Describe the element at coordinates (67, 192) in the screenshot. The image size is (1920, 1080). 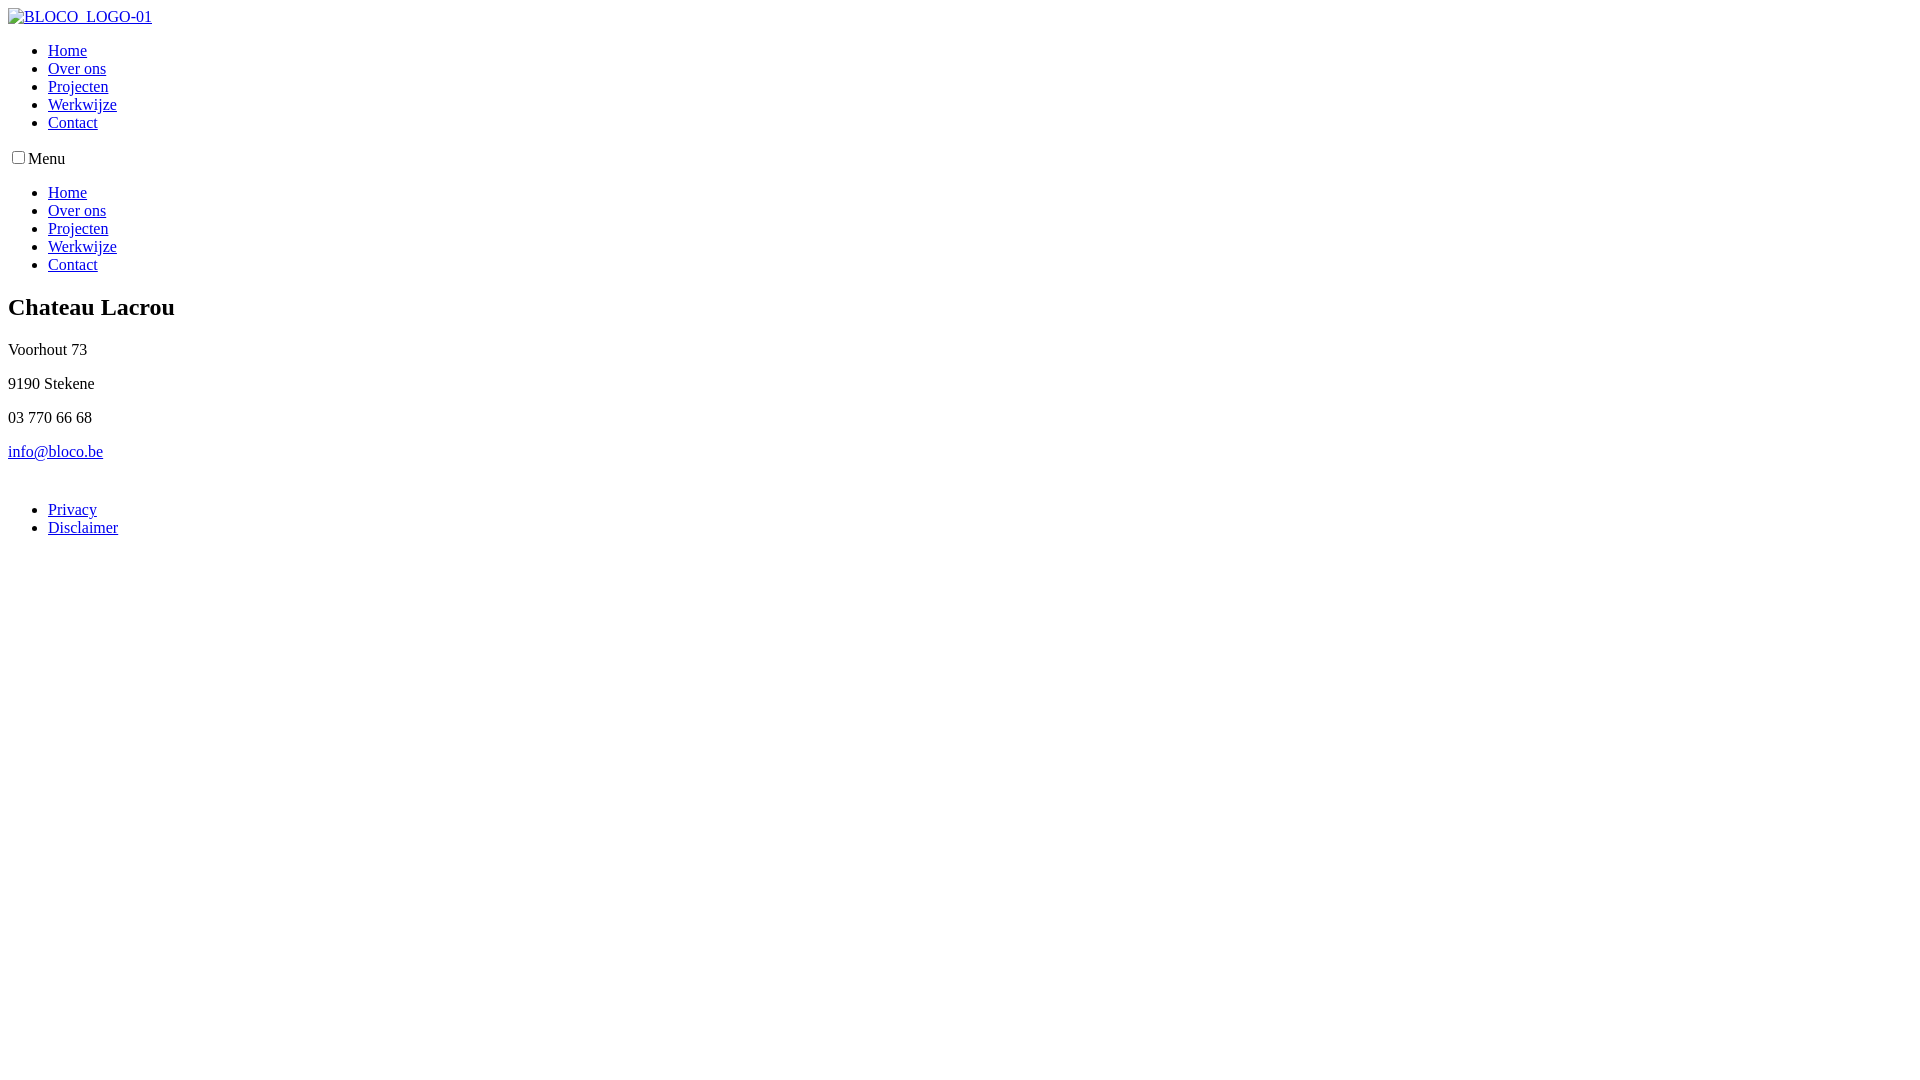
I see `'Home'` at that location.